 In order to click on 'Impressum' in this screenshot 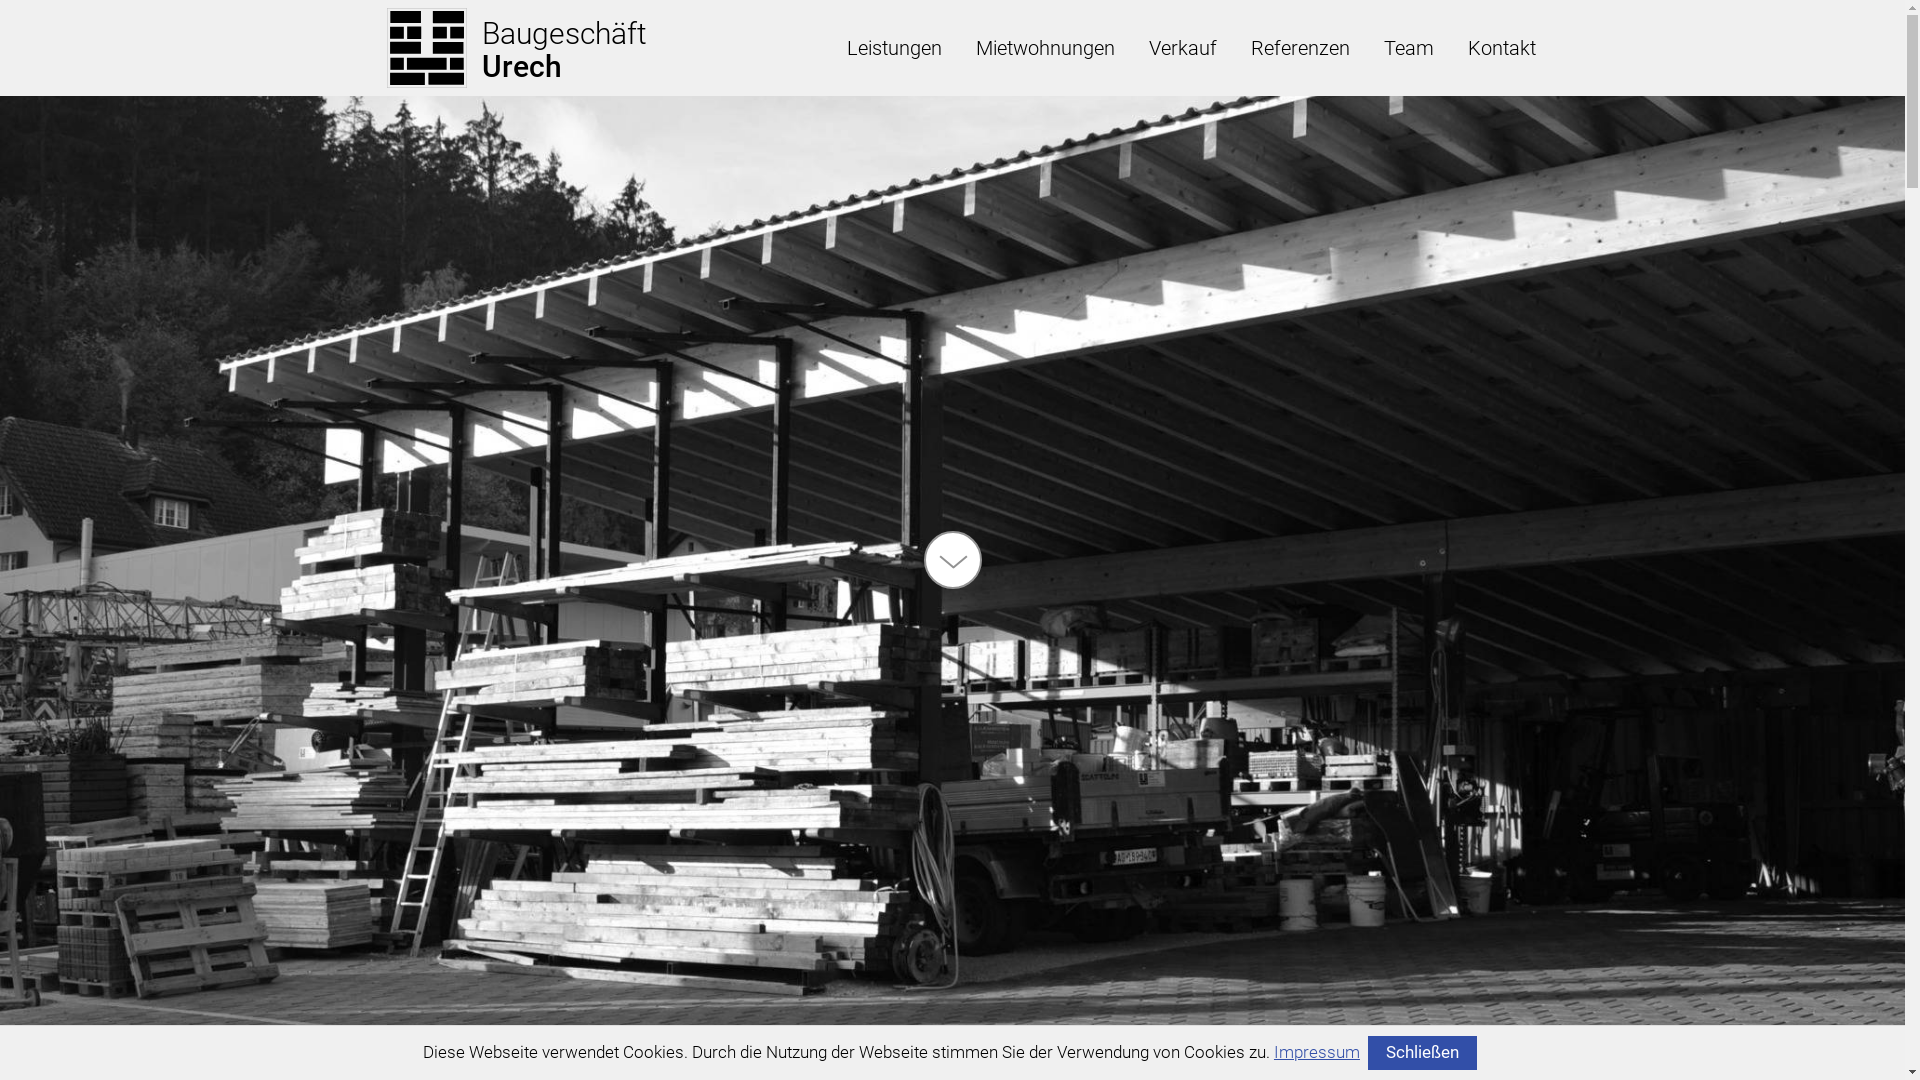, I will do `click(1316, 1051)`.